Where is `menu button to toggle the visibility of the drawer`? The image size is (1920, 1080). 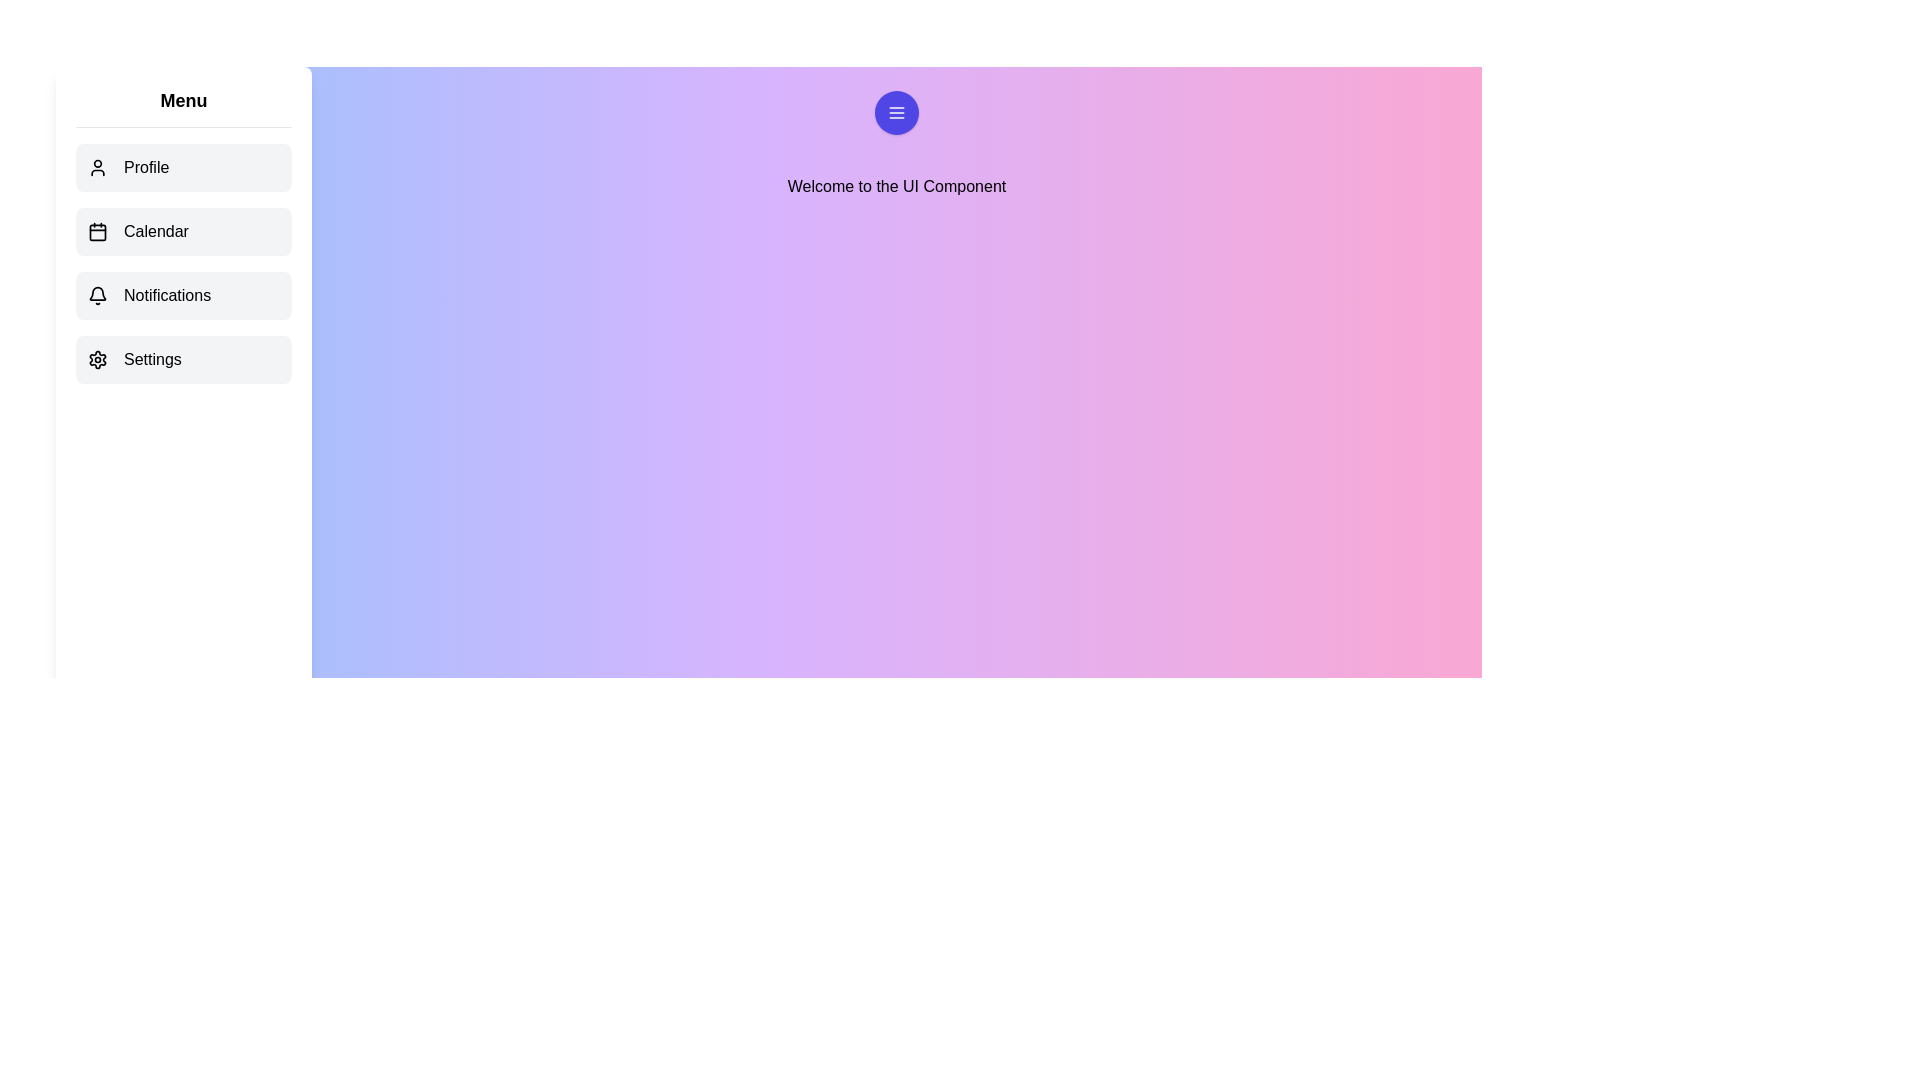 menu button to toggle the visibility of the drawer is located at coordinates (896, 112).